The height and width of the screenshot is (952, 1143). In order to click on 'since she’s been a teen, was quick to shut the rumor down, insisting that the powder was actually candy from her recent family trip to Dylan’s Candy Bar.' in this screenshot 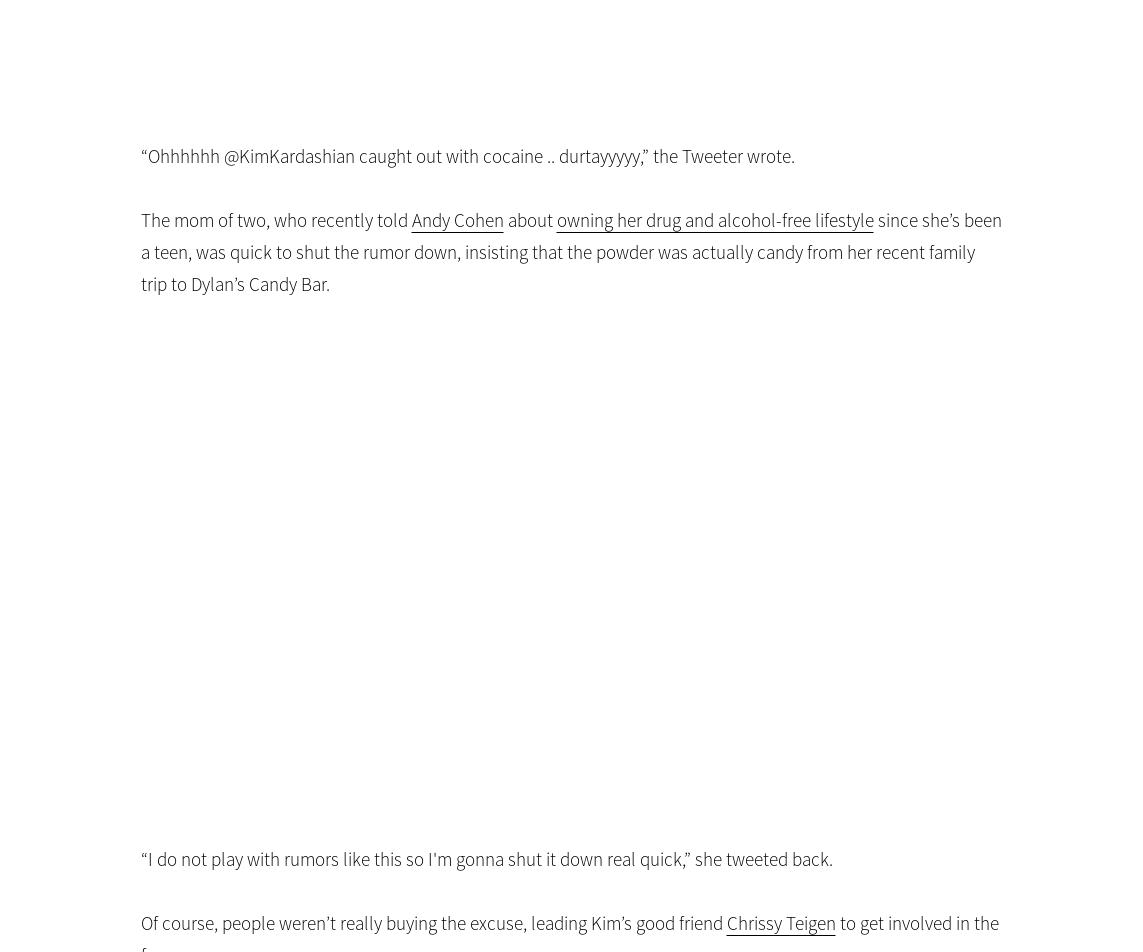, I will do `click(570, 251)`.